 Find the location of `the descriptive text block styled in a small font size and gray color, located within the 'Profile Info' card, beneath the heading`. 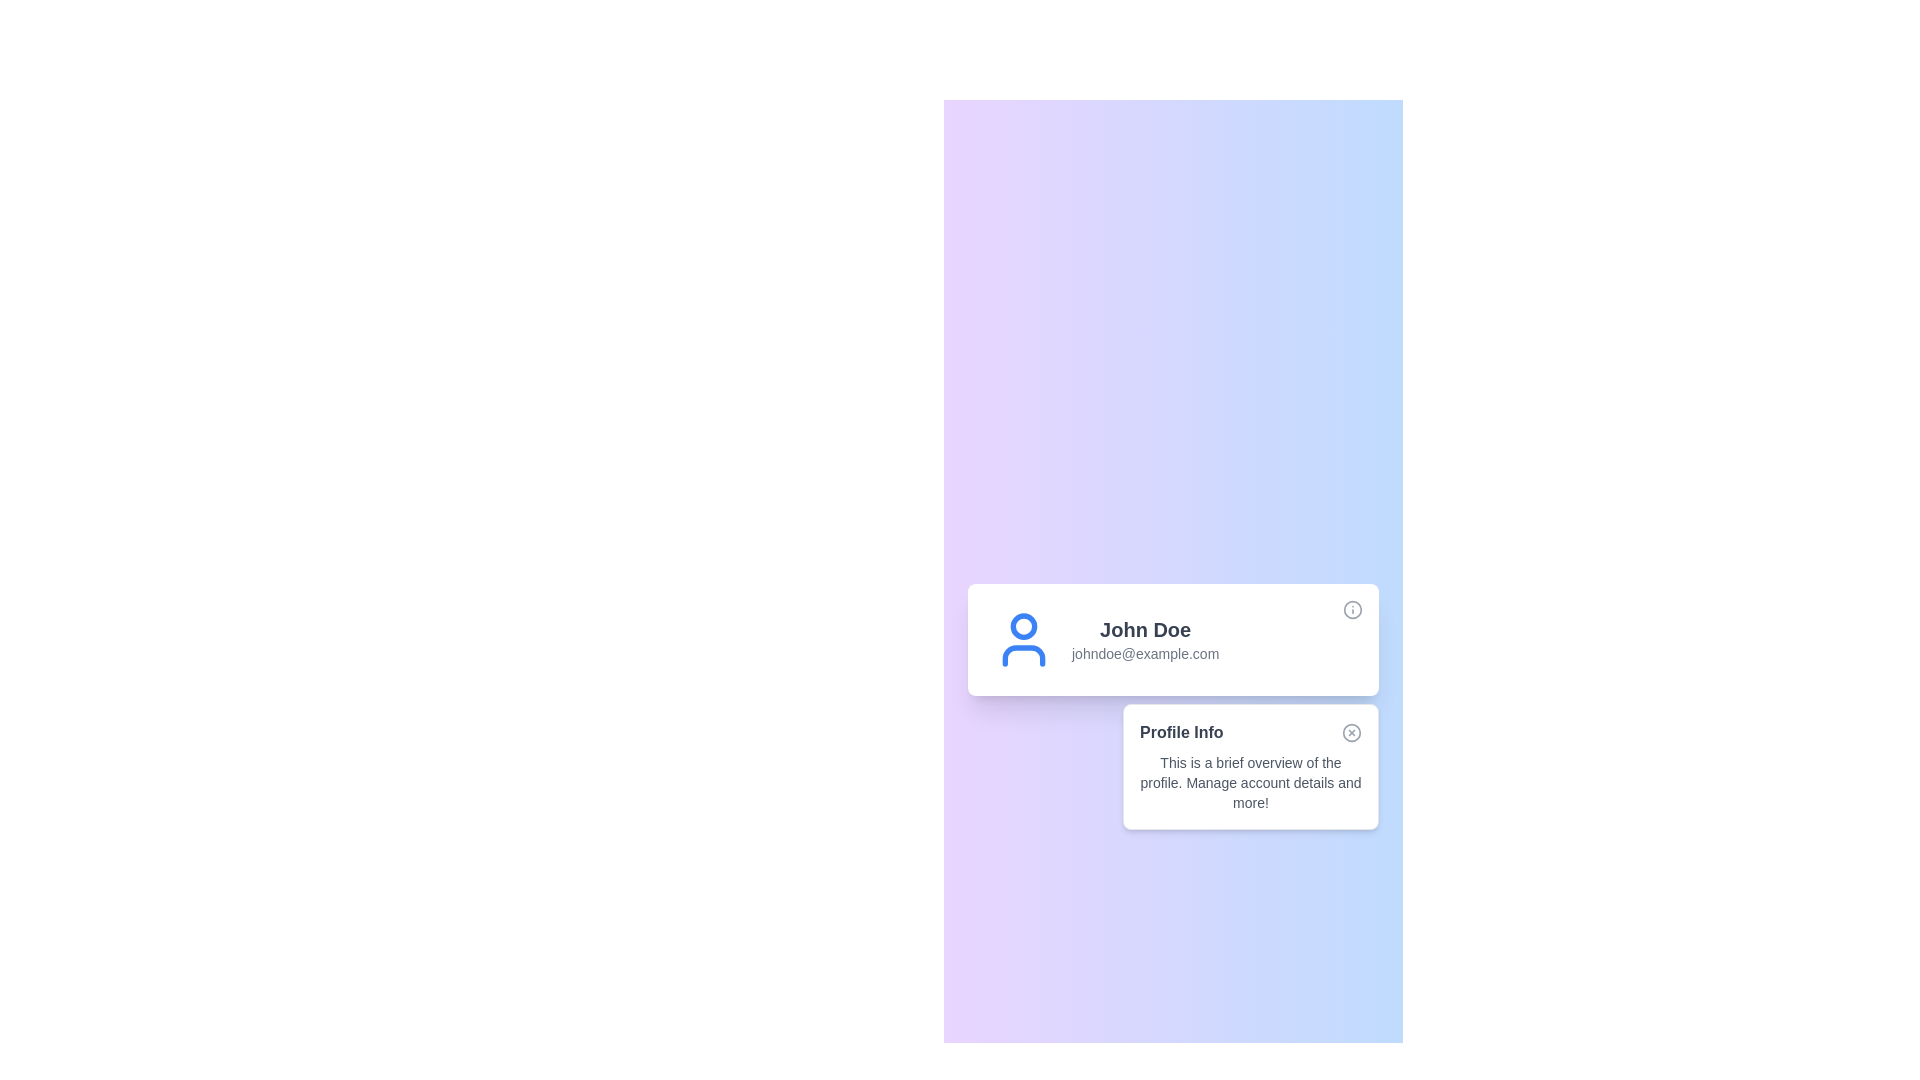

the descriptive text block styled in a small font size and gray color, located within the 'Profile Info' card, beneath the heading is located at coordinates (1250, 782).